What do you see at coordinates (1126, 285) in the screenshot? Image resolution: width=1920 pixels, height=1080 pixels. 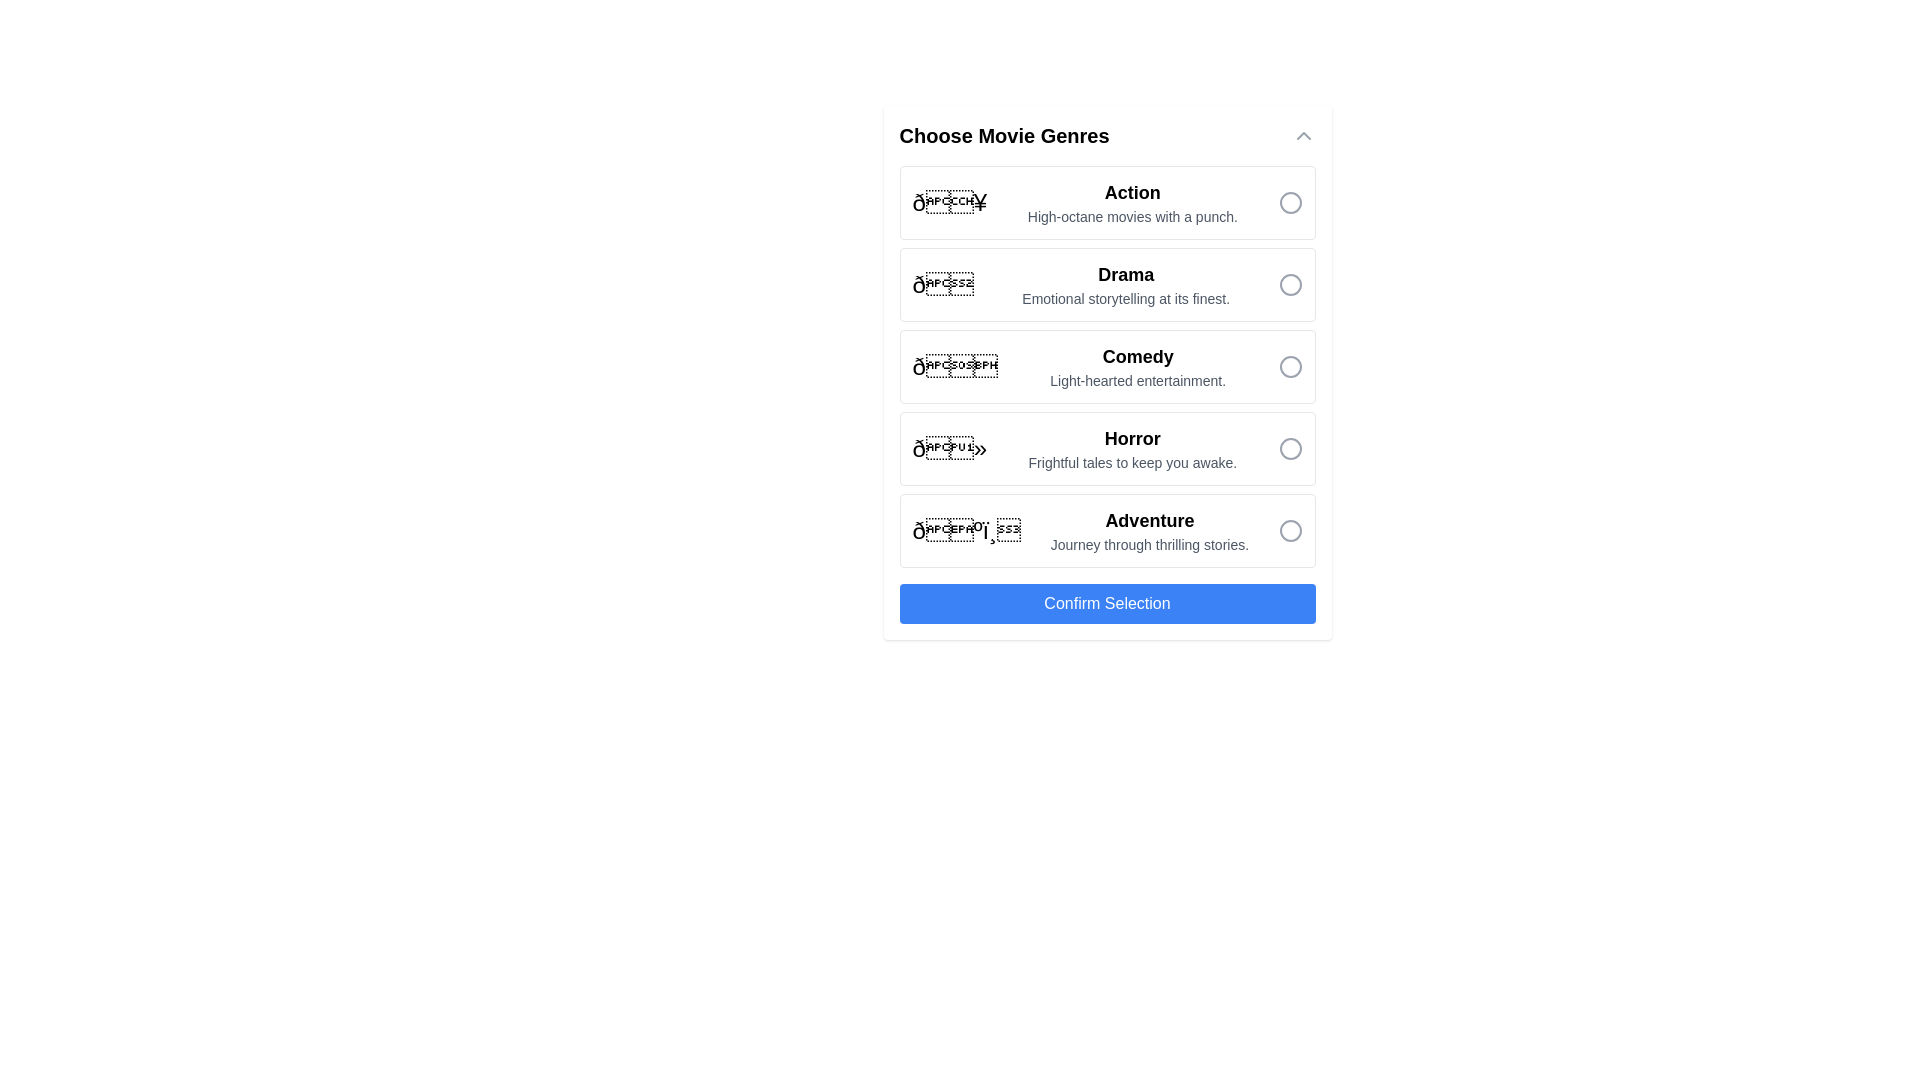 I see `the Text Display element that shows 'Drama' in bold and larger font size, with the second line 'Emotional storytelling at its finest.' in smaller gray font, located in the movie genre selection interface` at bounding box center [1126, 285].